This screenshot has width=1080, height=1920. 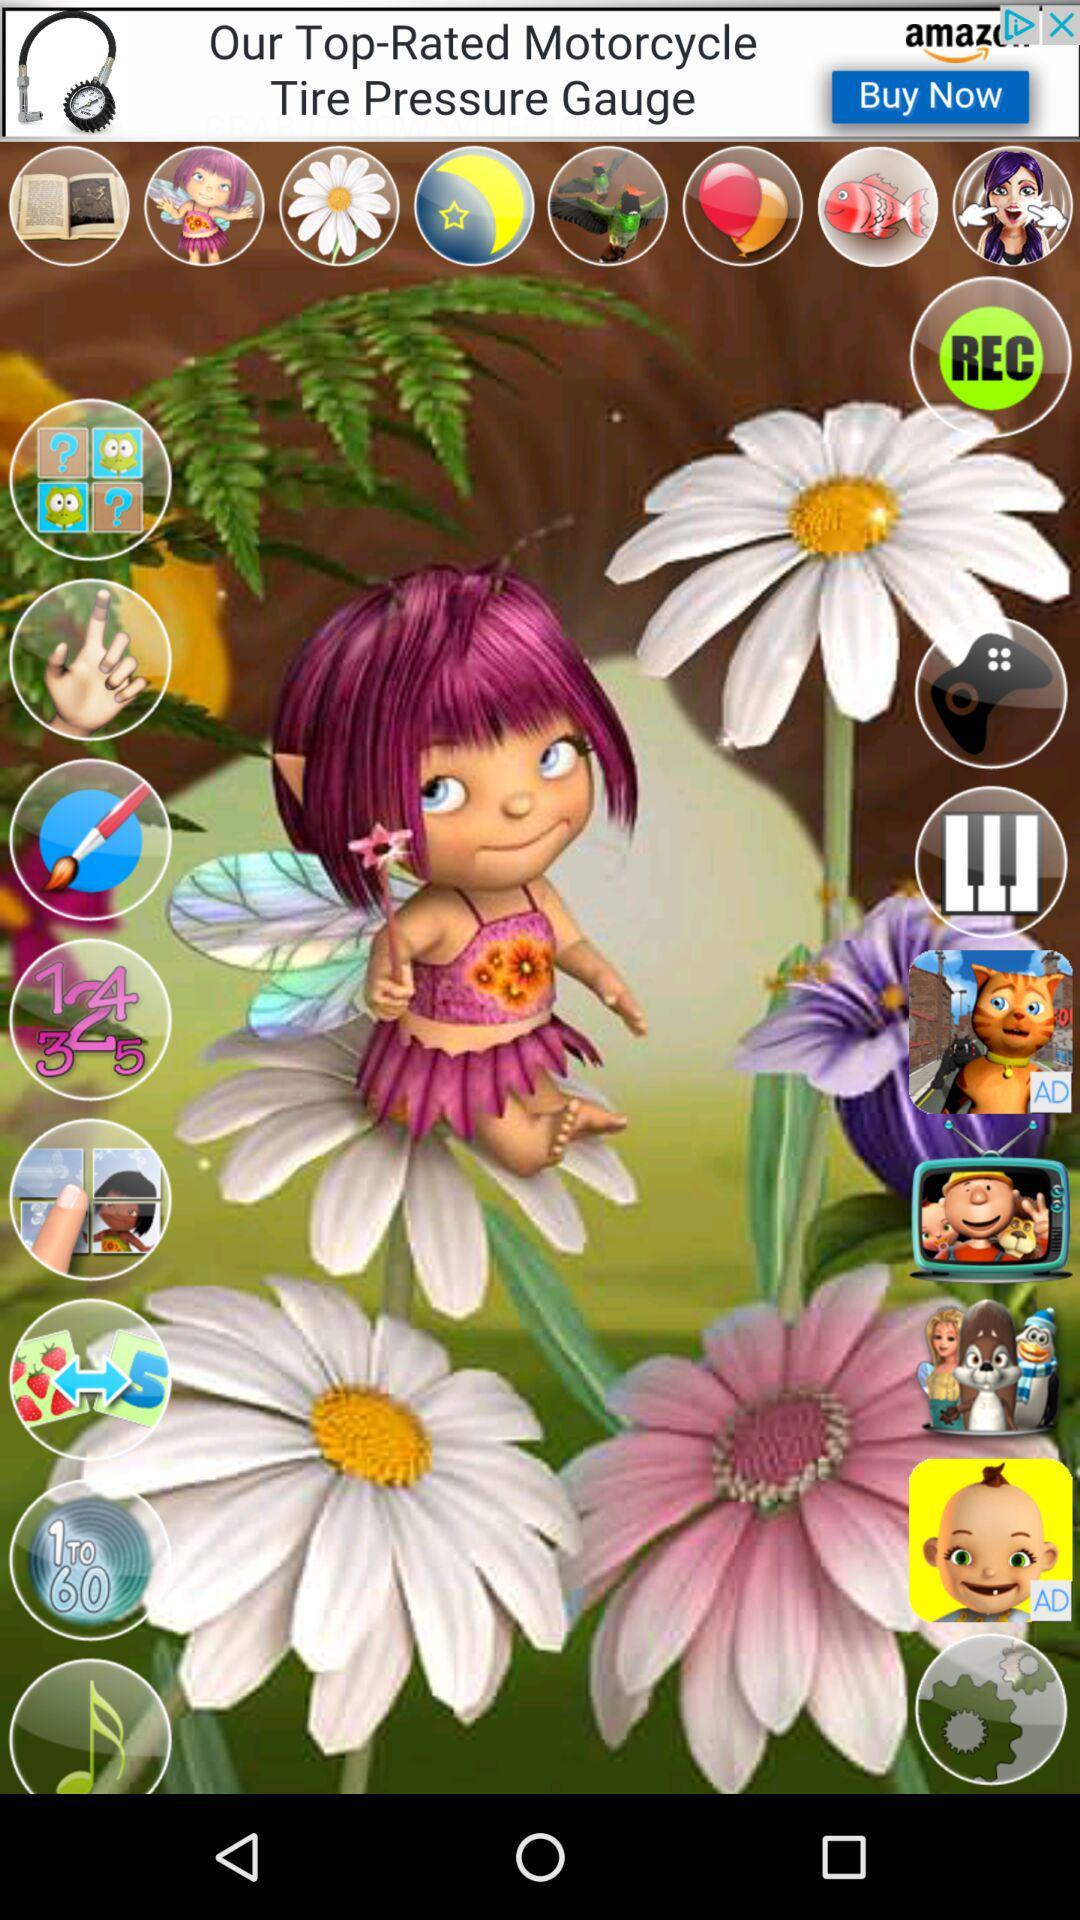 What do you see at coordinates (88, 1721) in the screenshot?
I see `music` at bounding box center [88, 1721].